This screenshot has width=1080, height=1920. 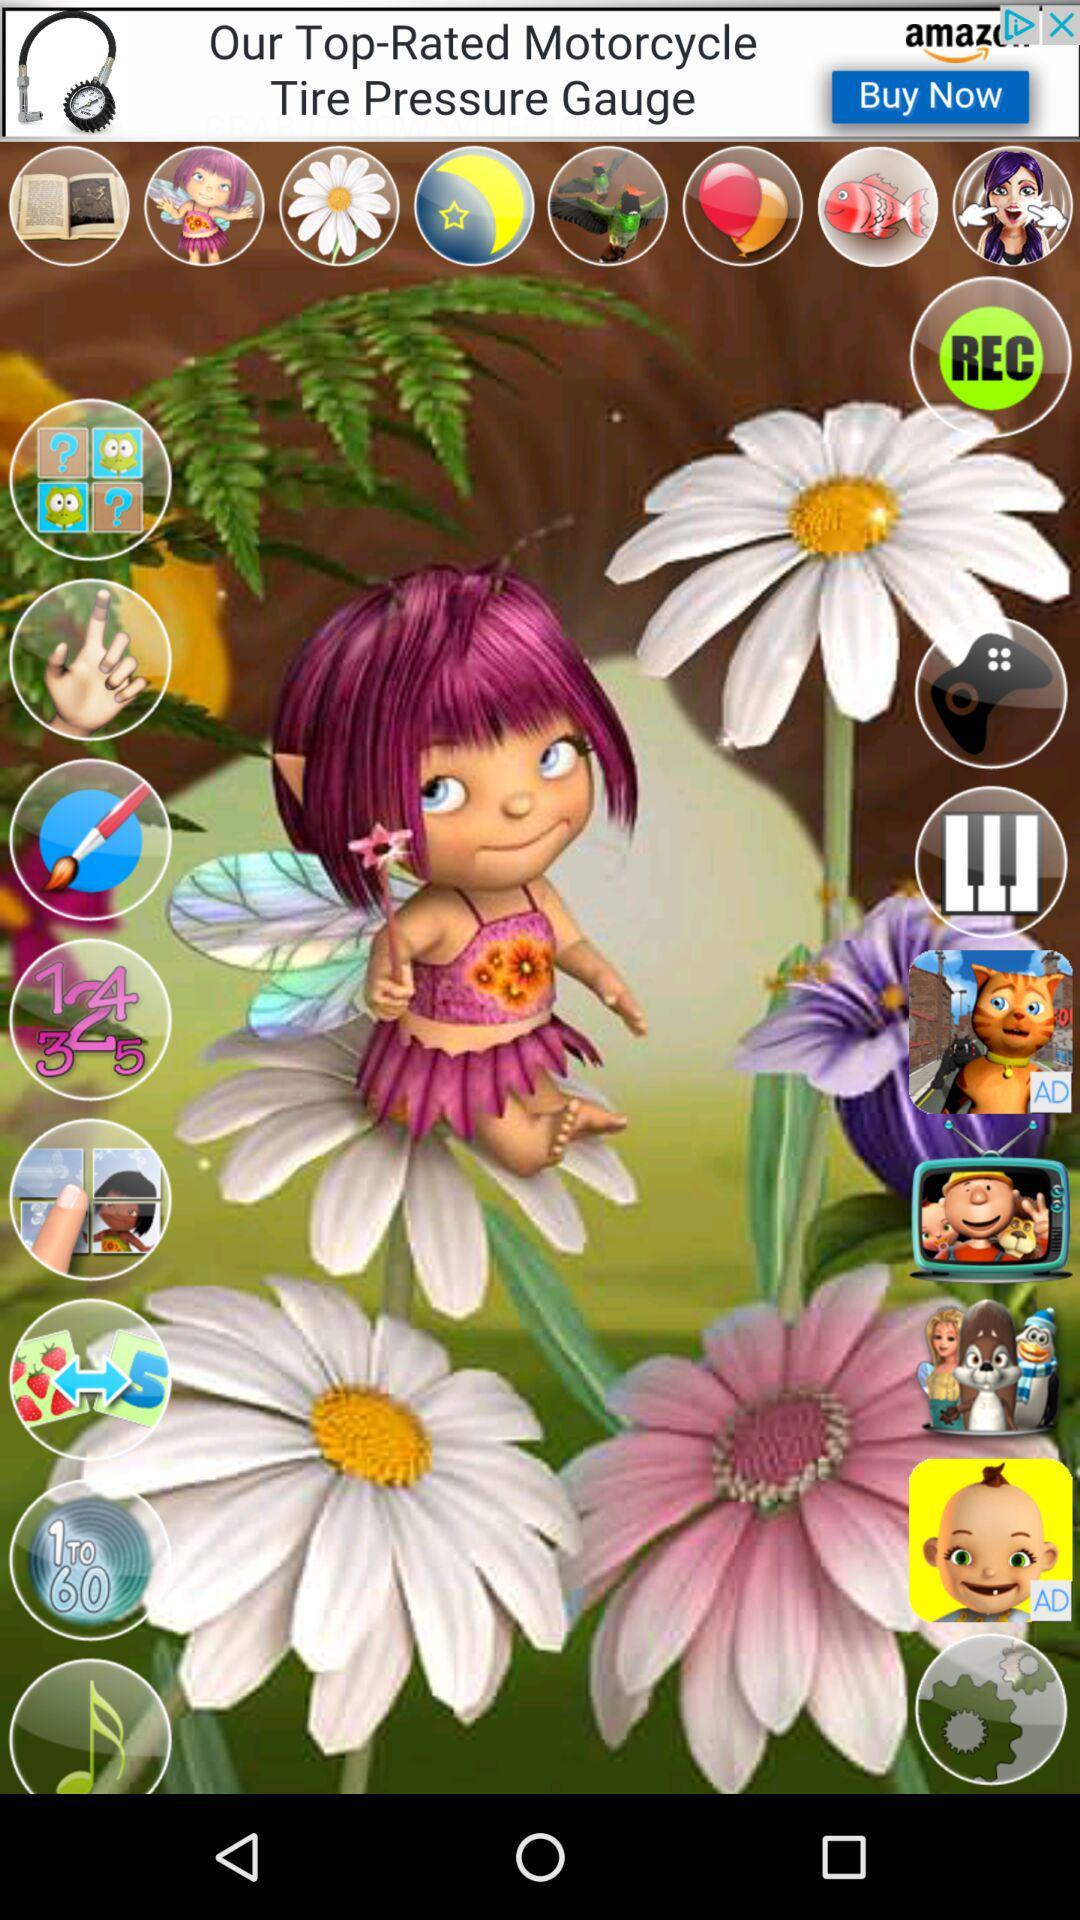 What do you see at coordinates (88, 1721) in the screenshot?
I see `music` at bounding box center [88, 1721].